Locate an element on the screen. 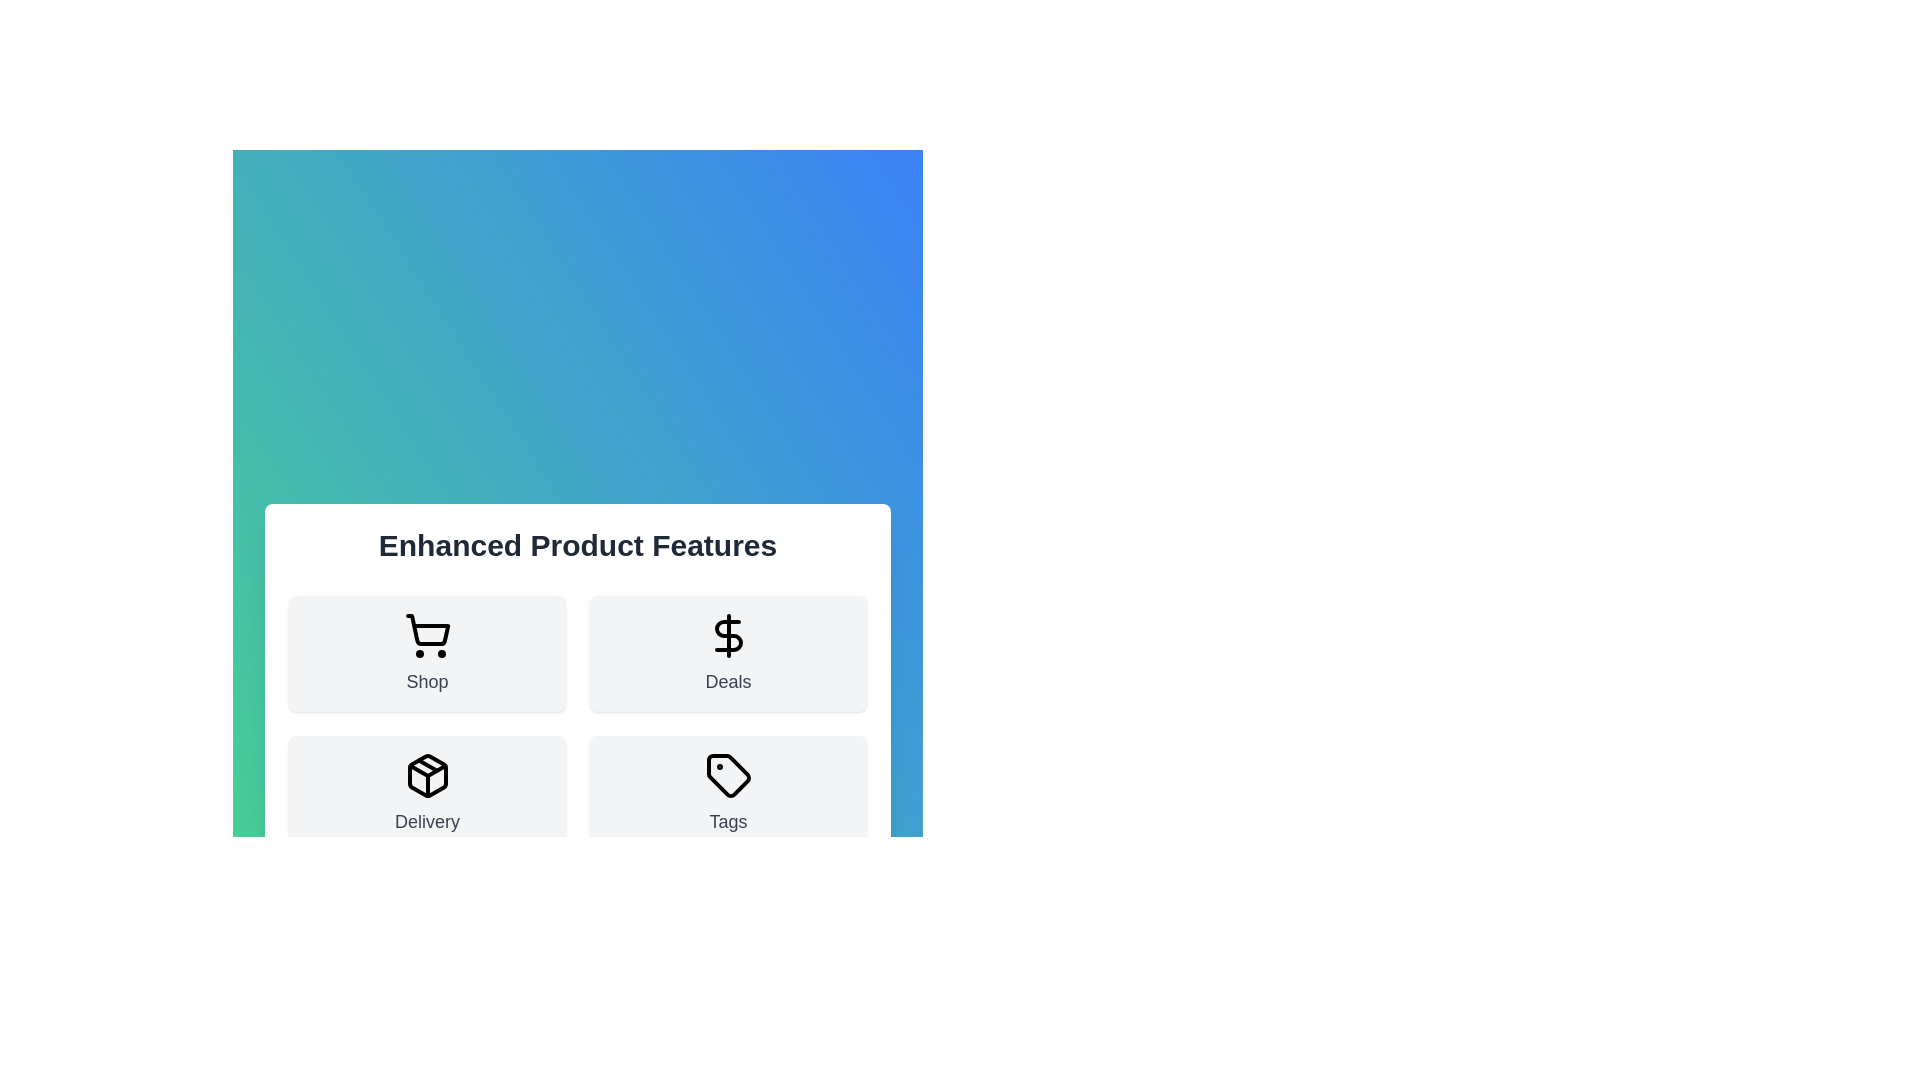 This screenshot has width=1920, height=1080. the fourth card in the grid layout titled 'Enhanced Product Features', which has a light gray background, rounded corners, and contains a tag icon and the text 'Tags' below it is located at coordinates (727, 793).